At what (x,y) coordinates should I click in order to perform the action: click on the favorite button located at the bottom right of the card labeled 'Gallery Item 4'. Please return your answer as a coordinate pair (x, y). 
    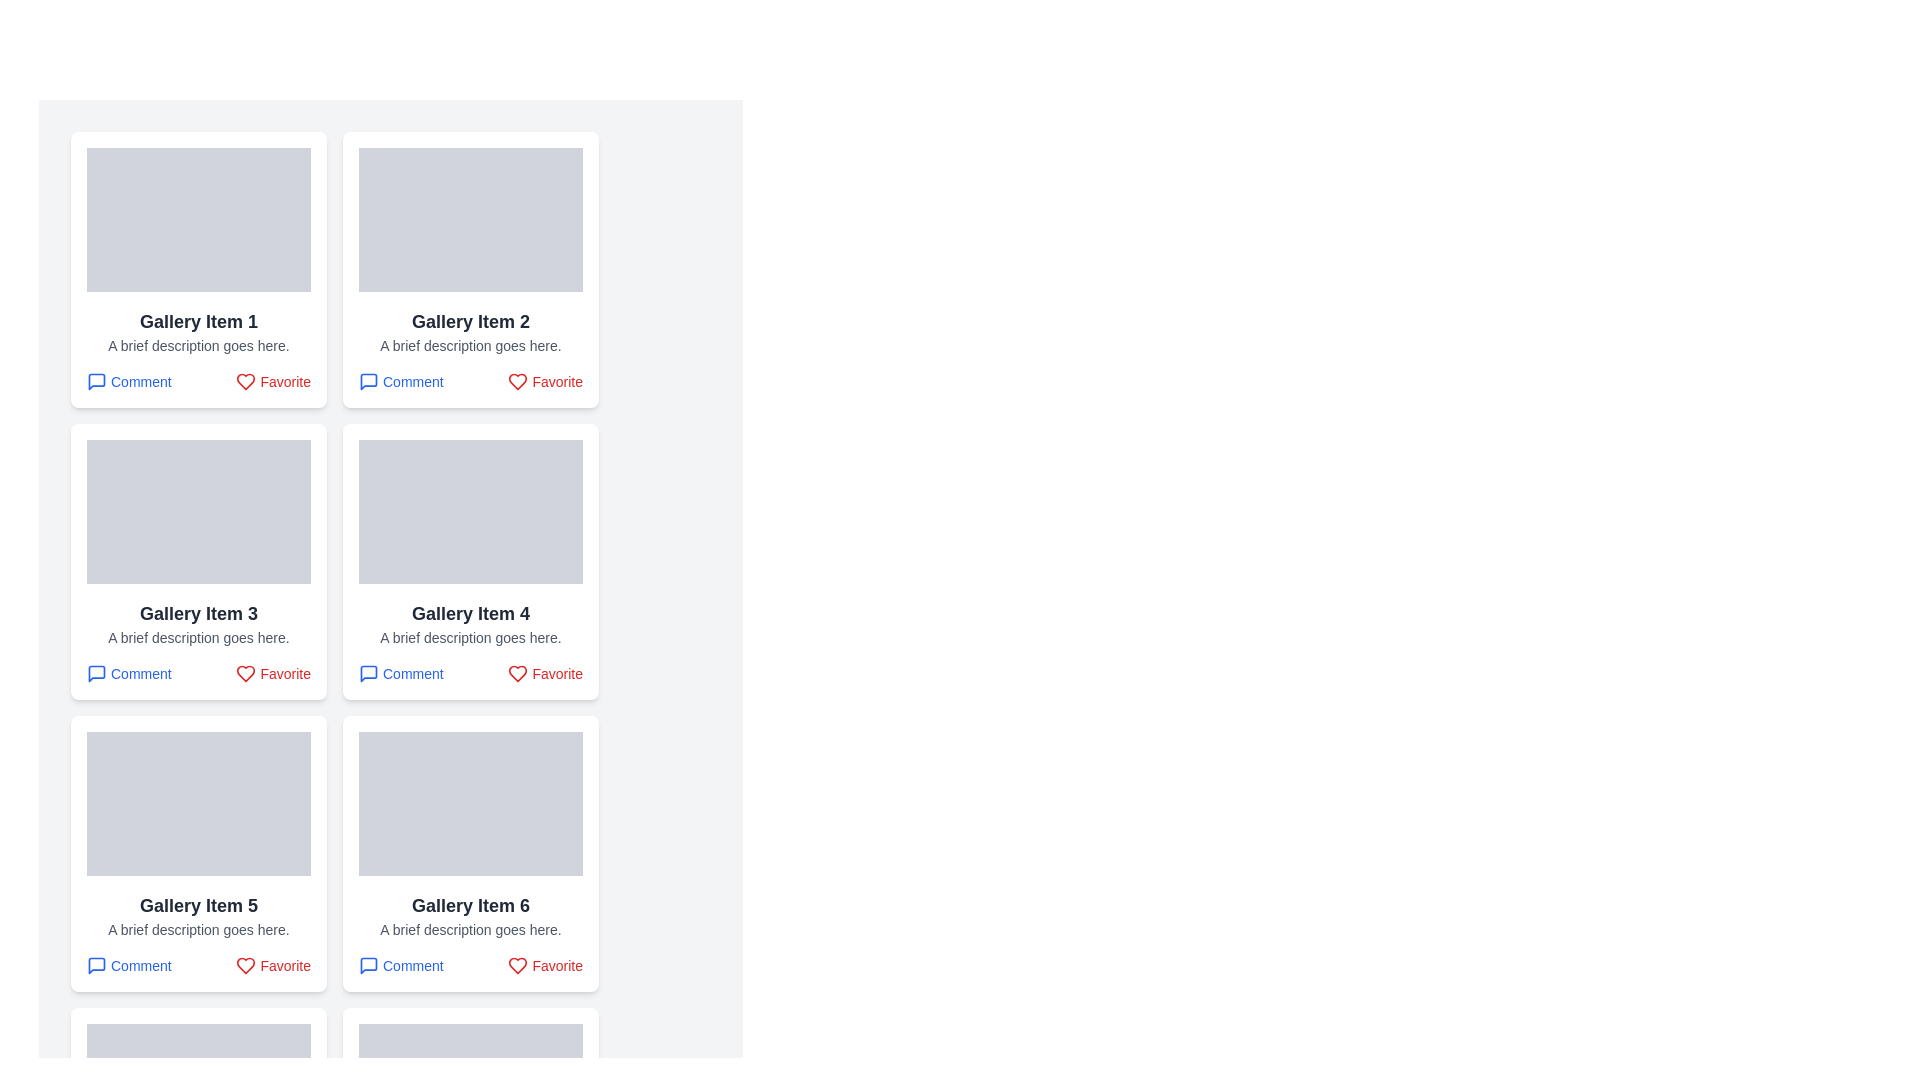
    Looking at the image, I should click on (545, 674).